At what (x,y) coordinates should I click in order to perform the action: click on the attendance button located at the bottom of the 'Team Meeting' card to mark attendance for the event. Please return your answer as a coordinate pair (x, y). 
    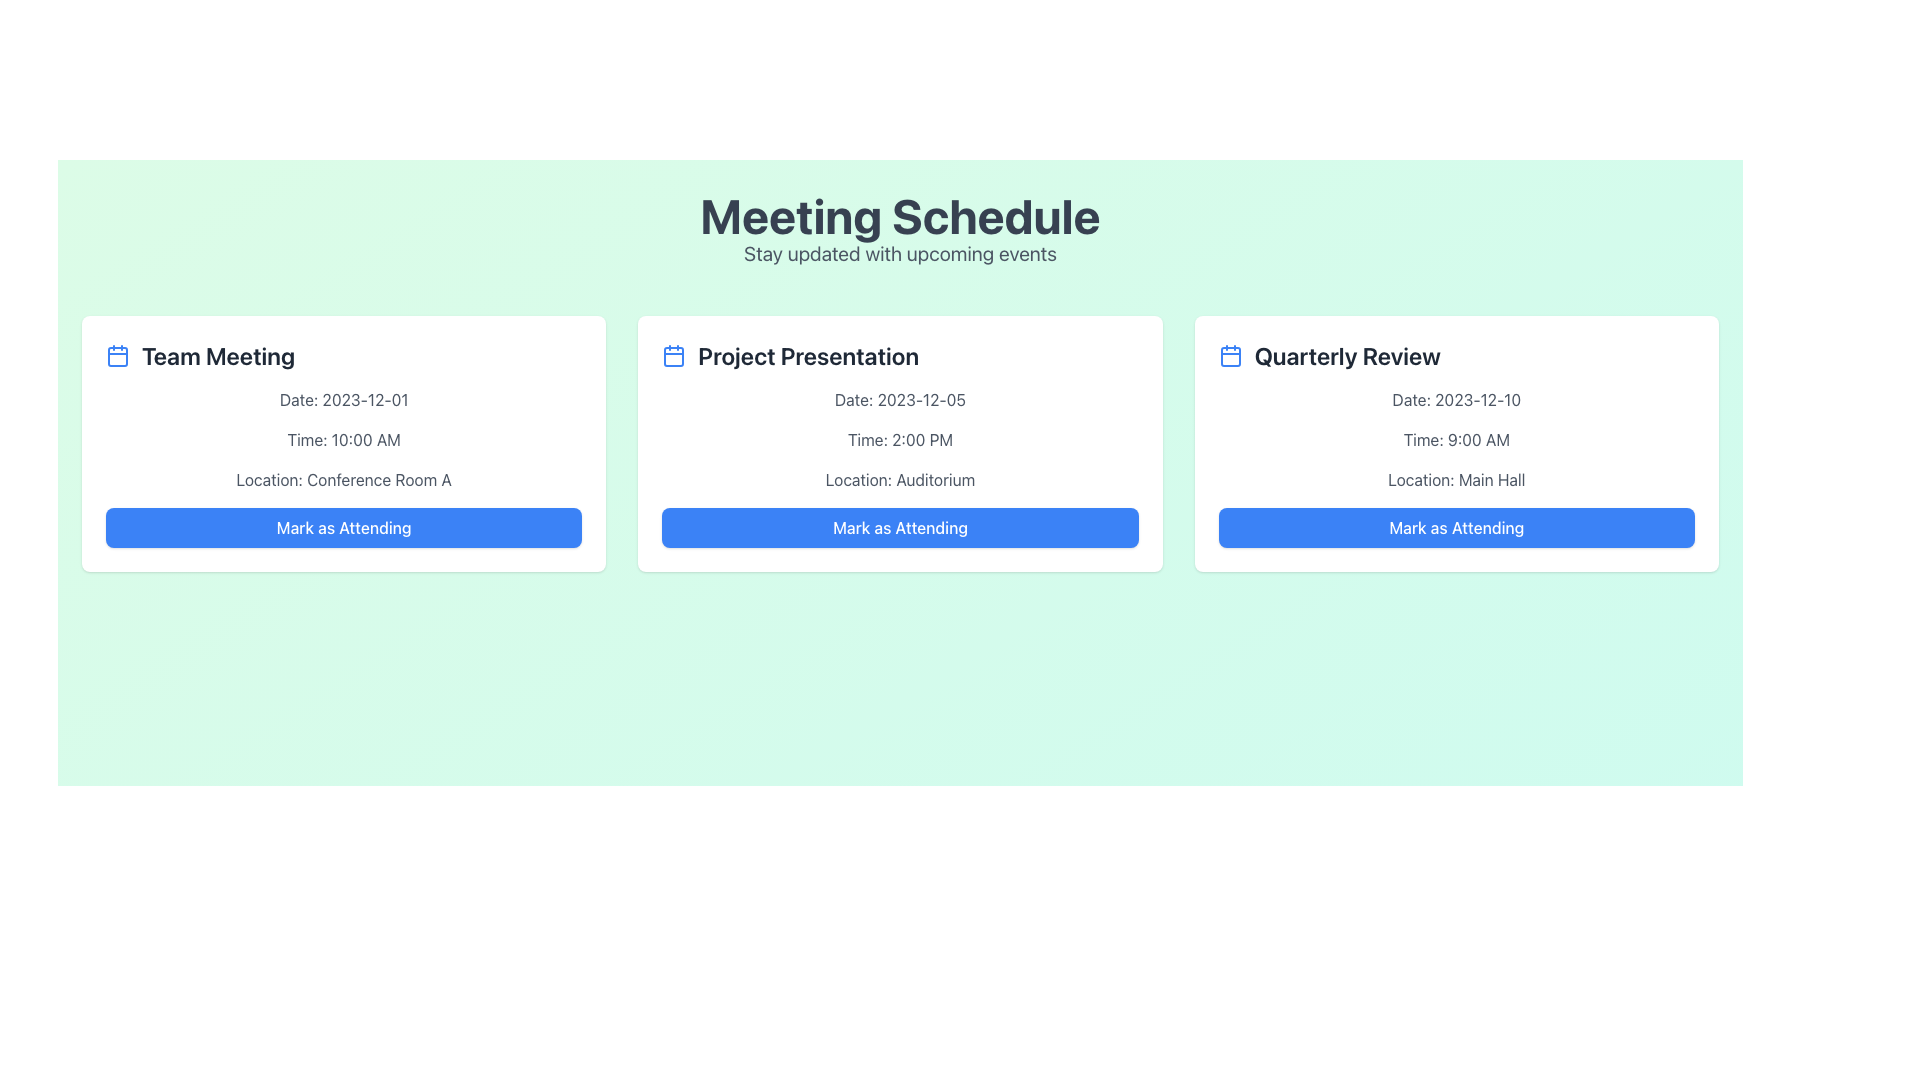
    Looking at the image, I should click on (344, 527).